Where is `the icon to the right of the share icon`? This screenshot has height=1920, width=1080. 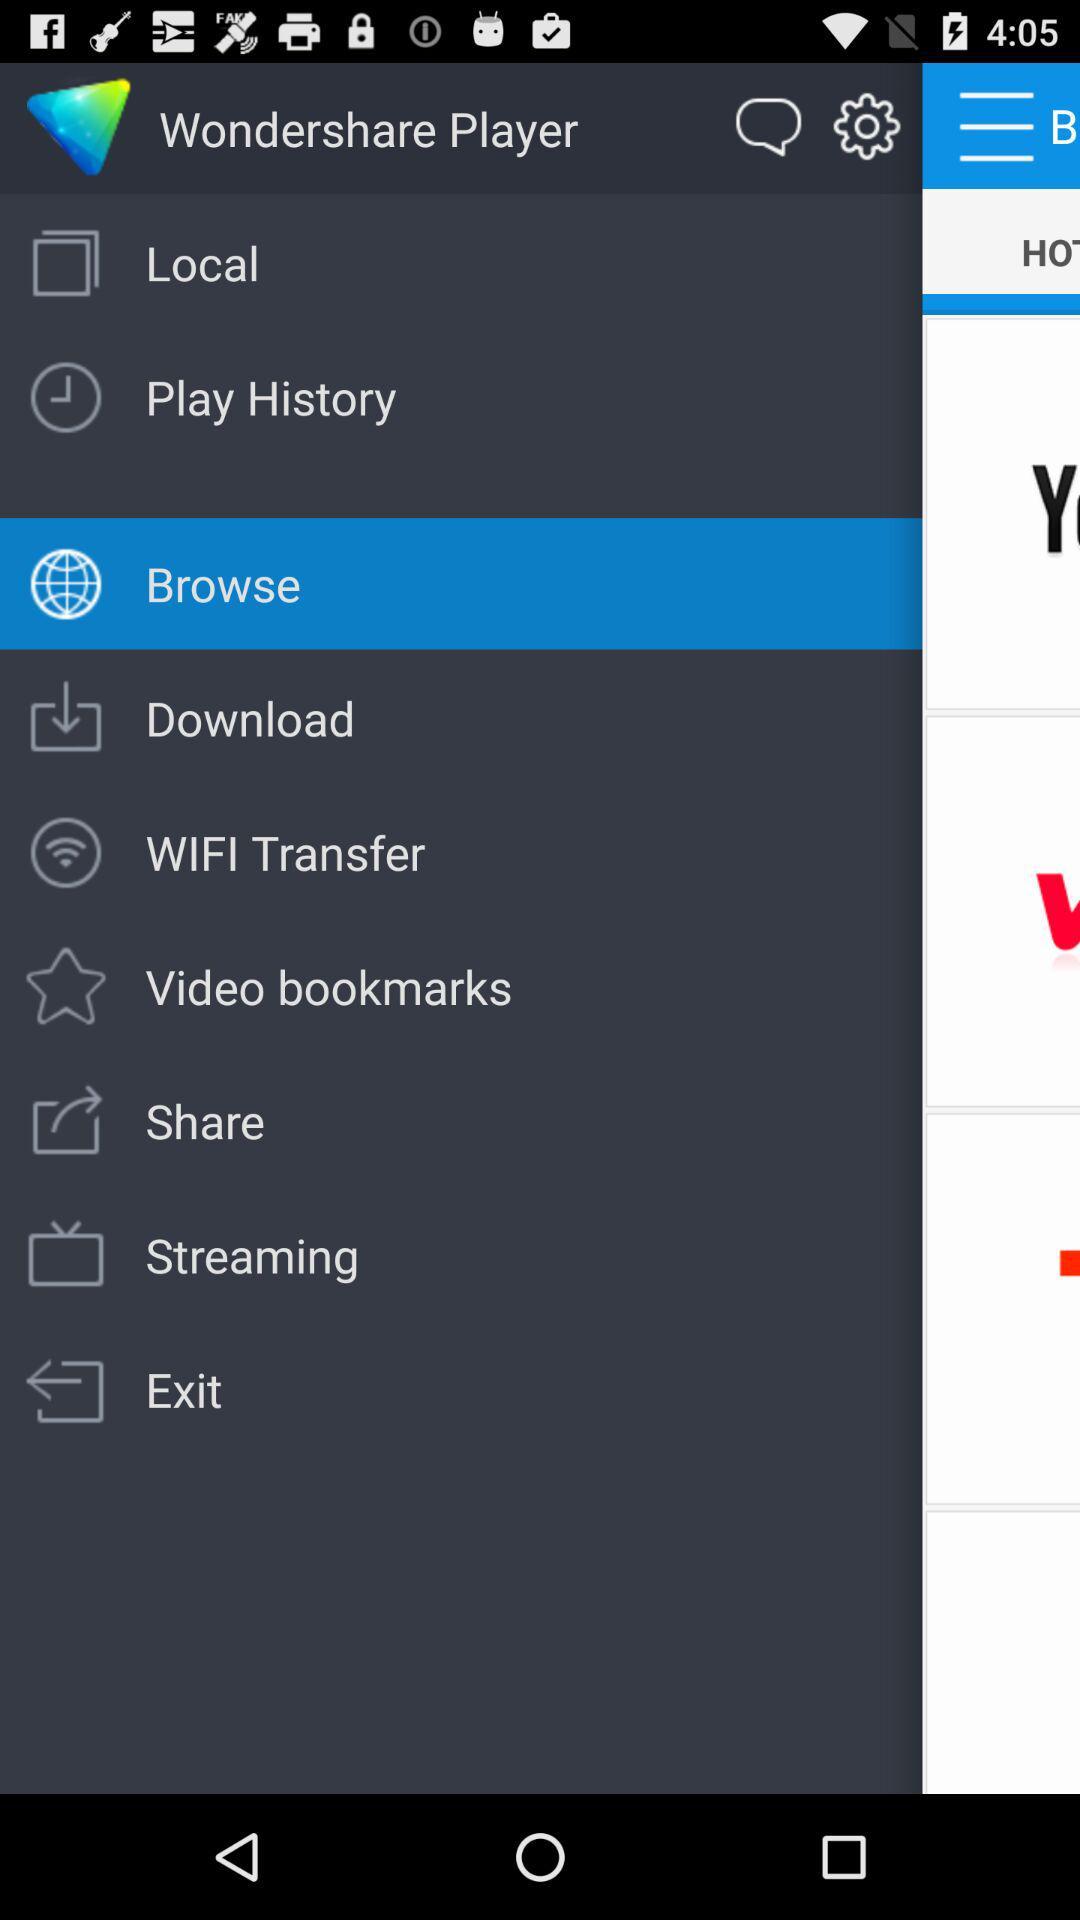 the icon to the right of the share icon is located at coordinates (1001, 1308).